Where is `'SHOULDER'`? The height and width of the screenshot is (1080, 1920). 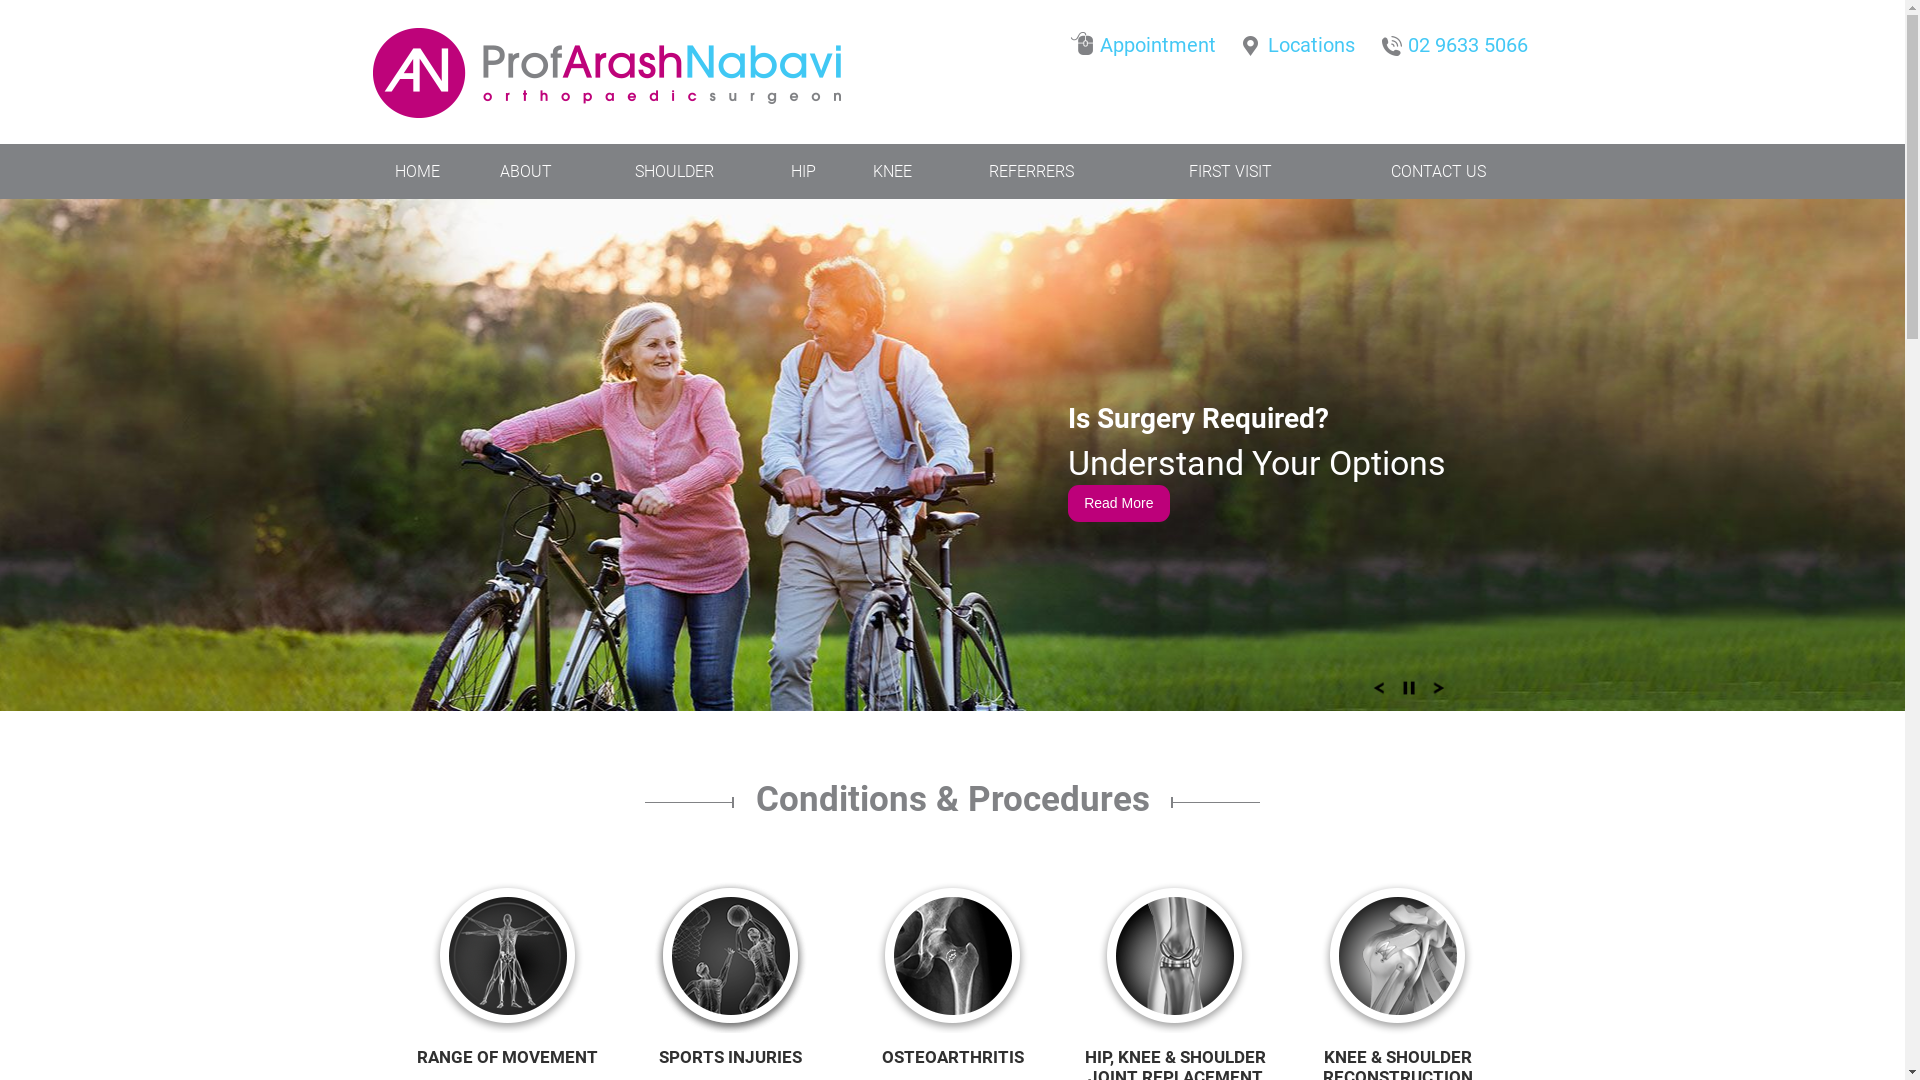
'SHOULDER' is located at coordinates (584, 170).